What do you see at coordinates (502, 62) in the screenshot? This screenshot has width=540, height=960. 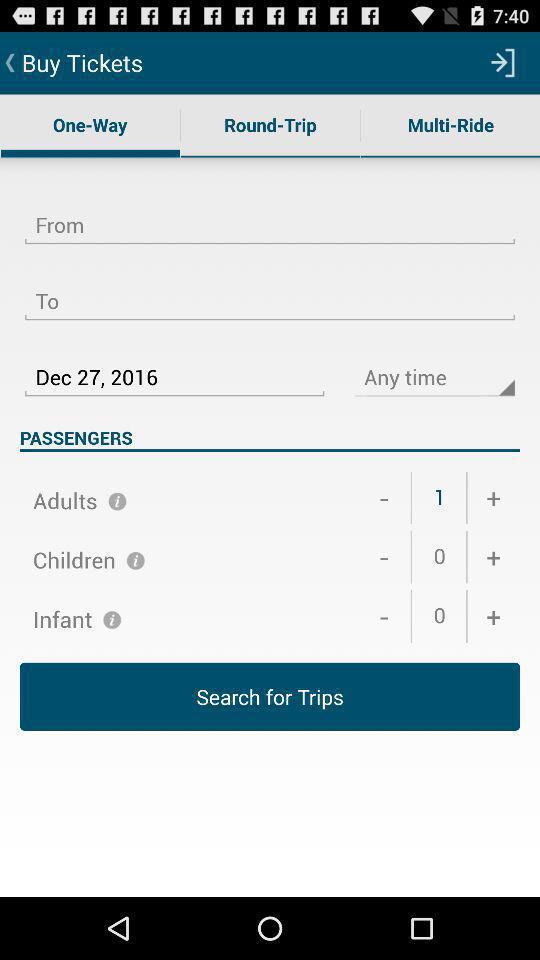 I see `icon above the multi-ride icon` at bounding box center [502, 62].